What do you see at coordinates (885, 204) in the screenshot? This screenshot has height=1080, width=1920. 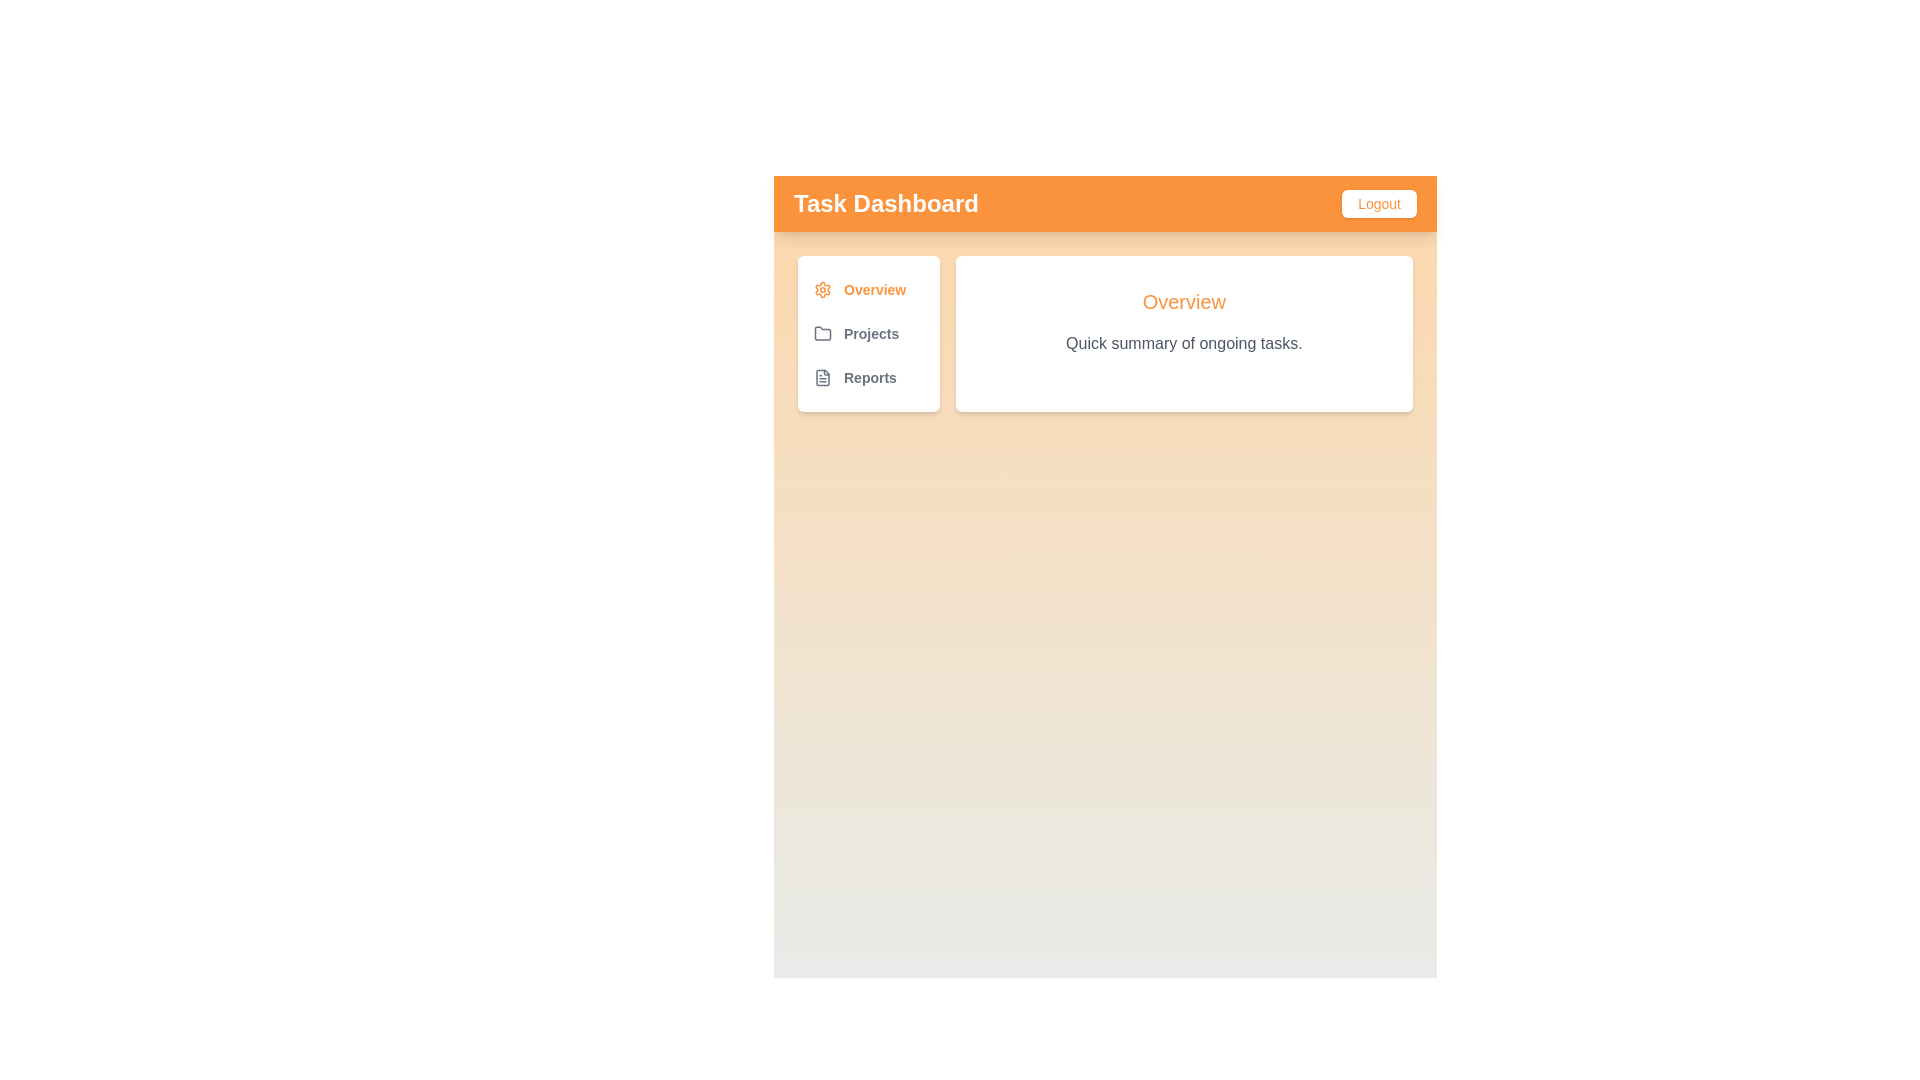 I see `the Text label indicating the Task Dashboard section, located in the top-left corner of the orange-colored header bar` at bounding box center [885, 204].